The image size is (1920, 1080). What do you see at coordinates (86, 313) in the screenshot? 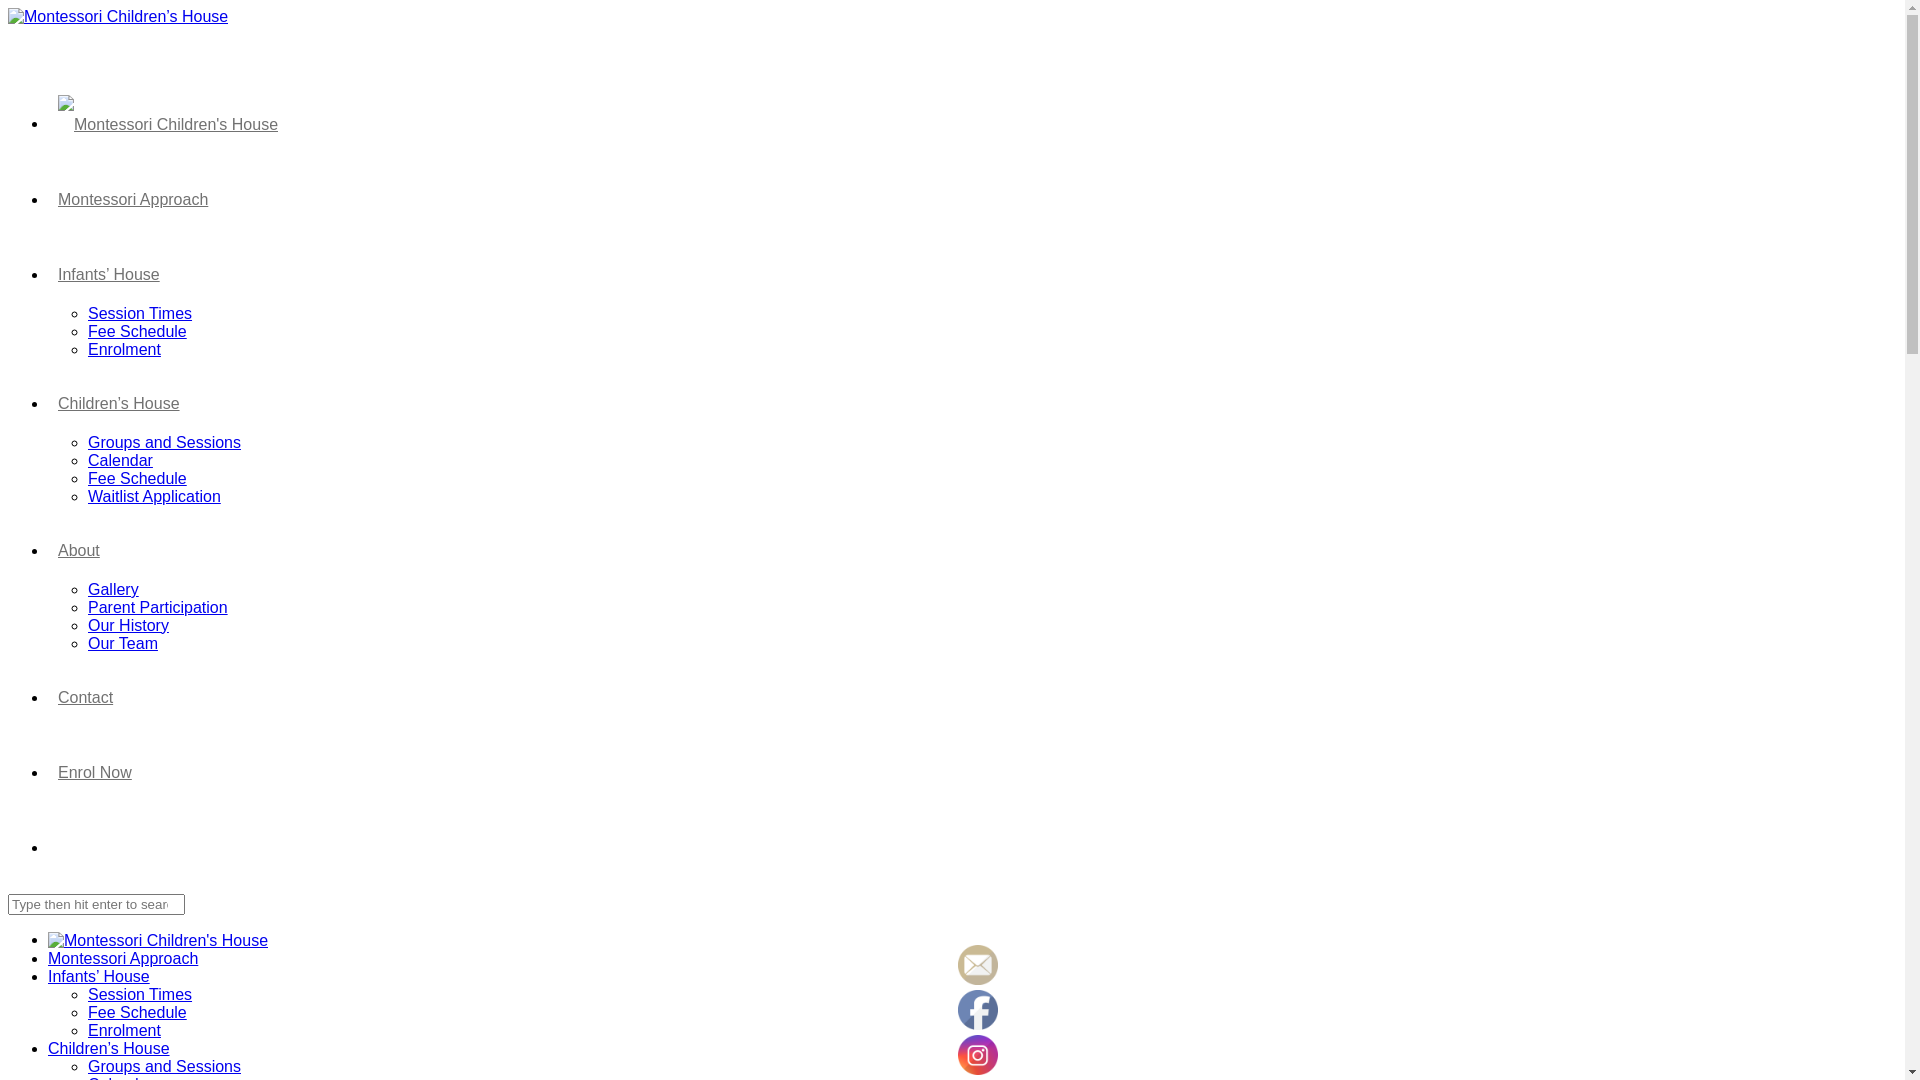
I see `'Session Times'` at bounding box center [86, 313].